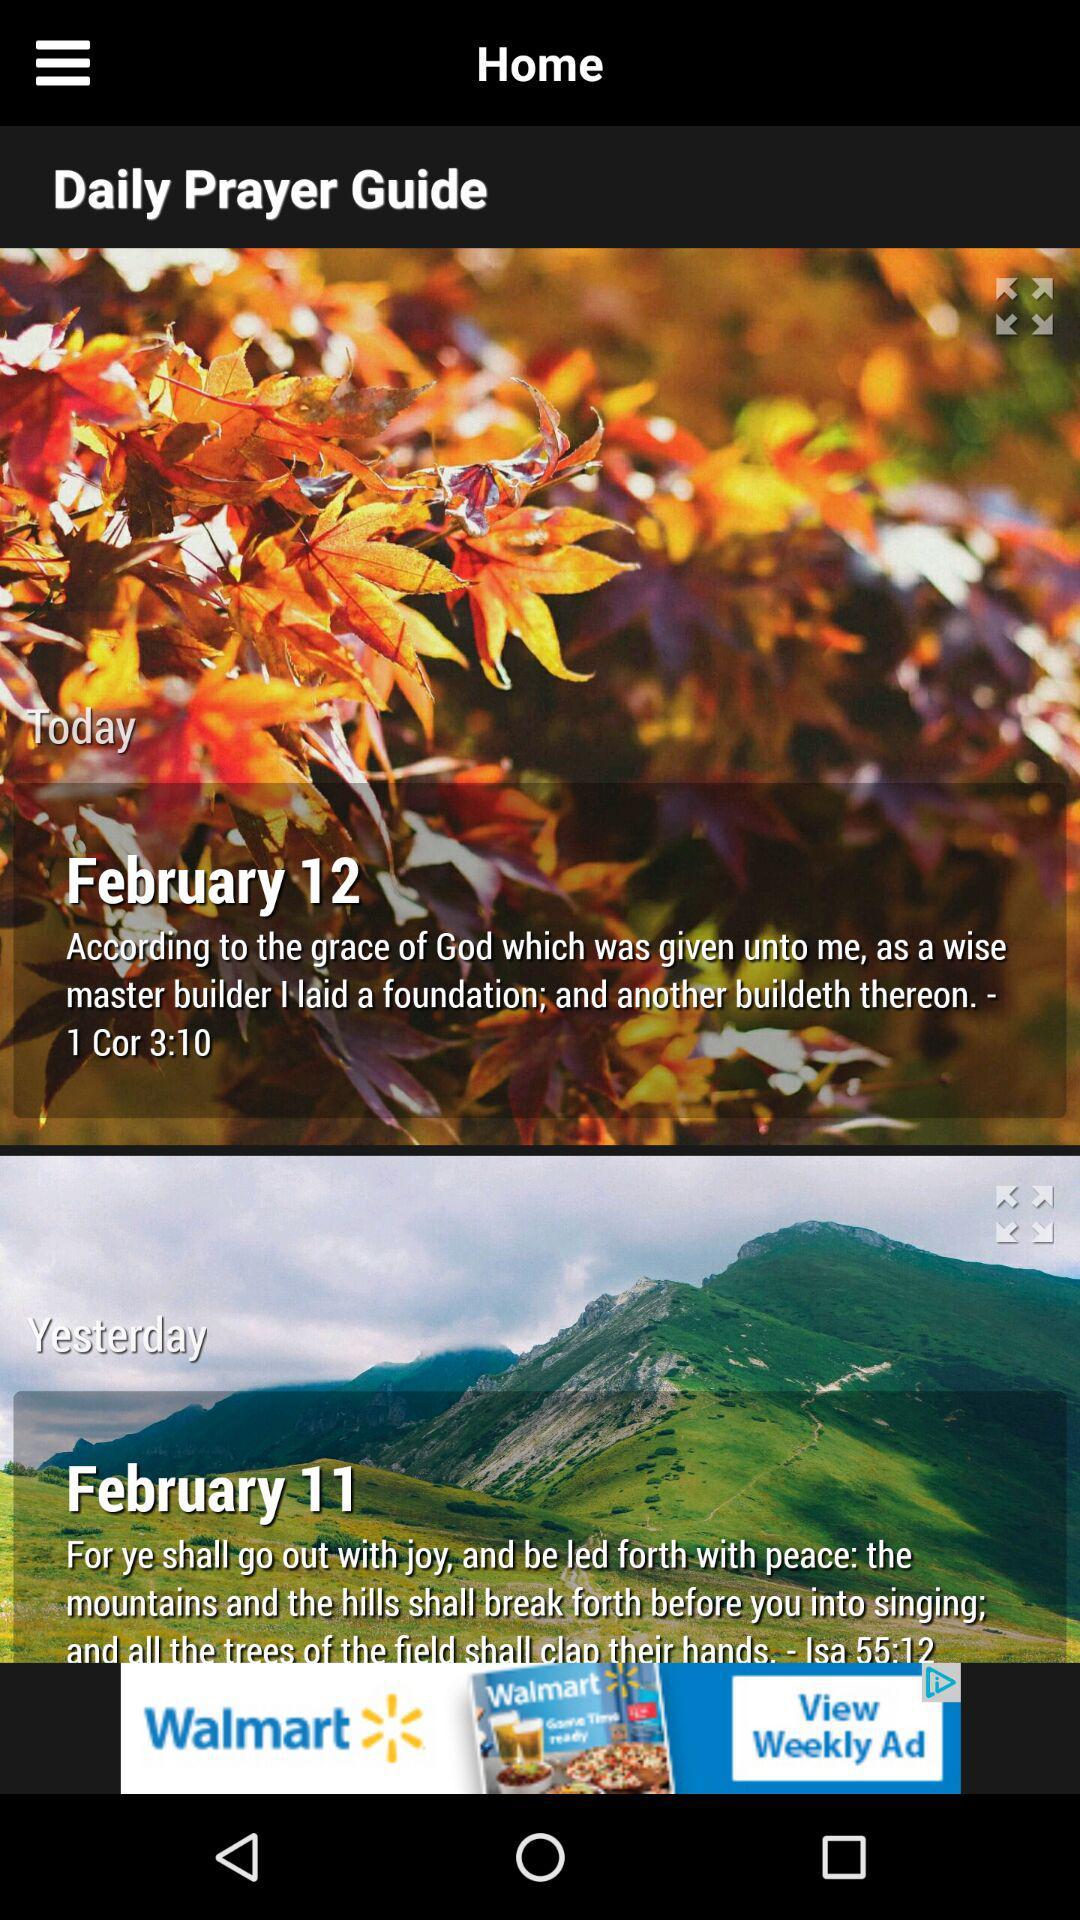 The width and height of the screenshot is (1080, 1920). I want to click on february 12, so click(540, 878).